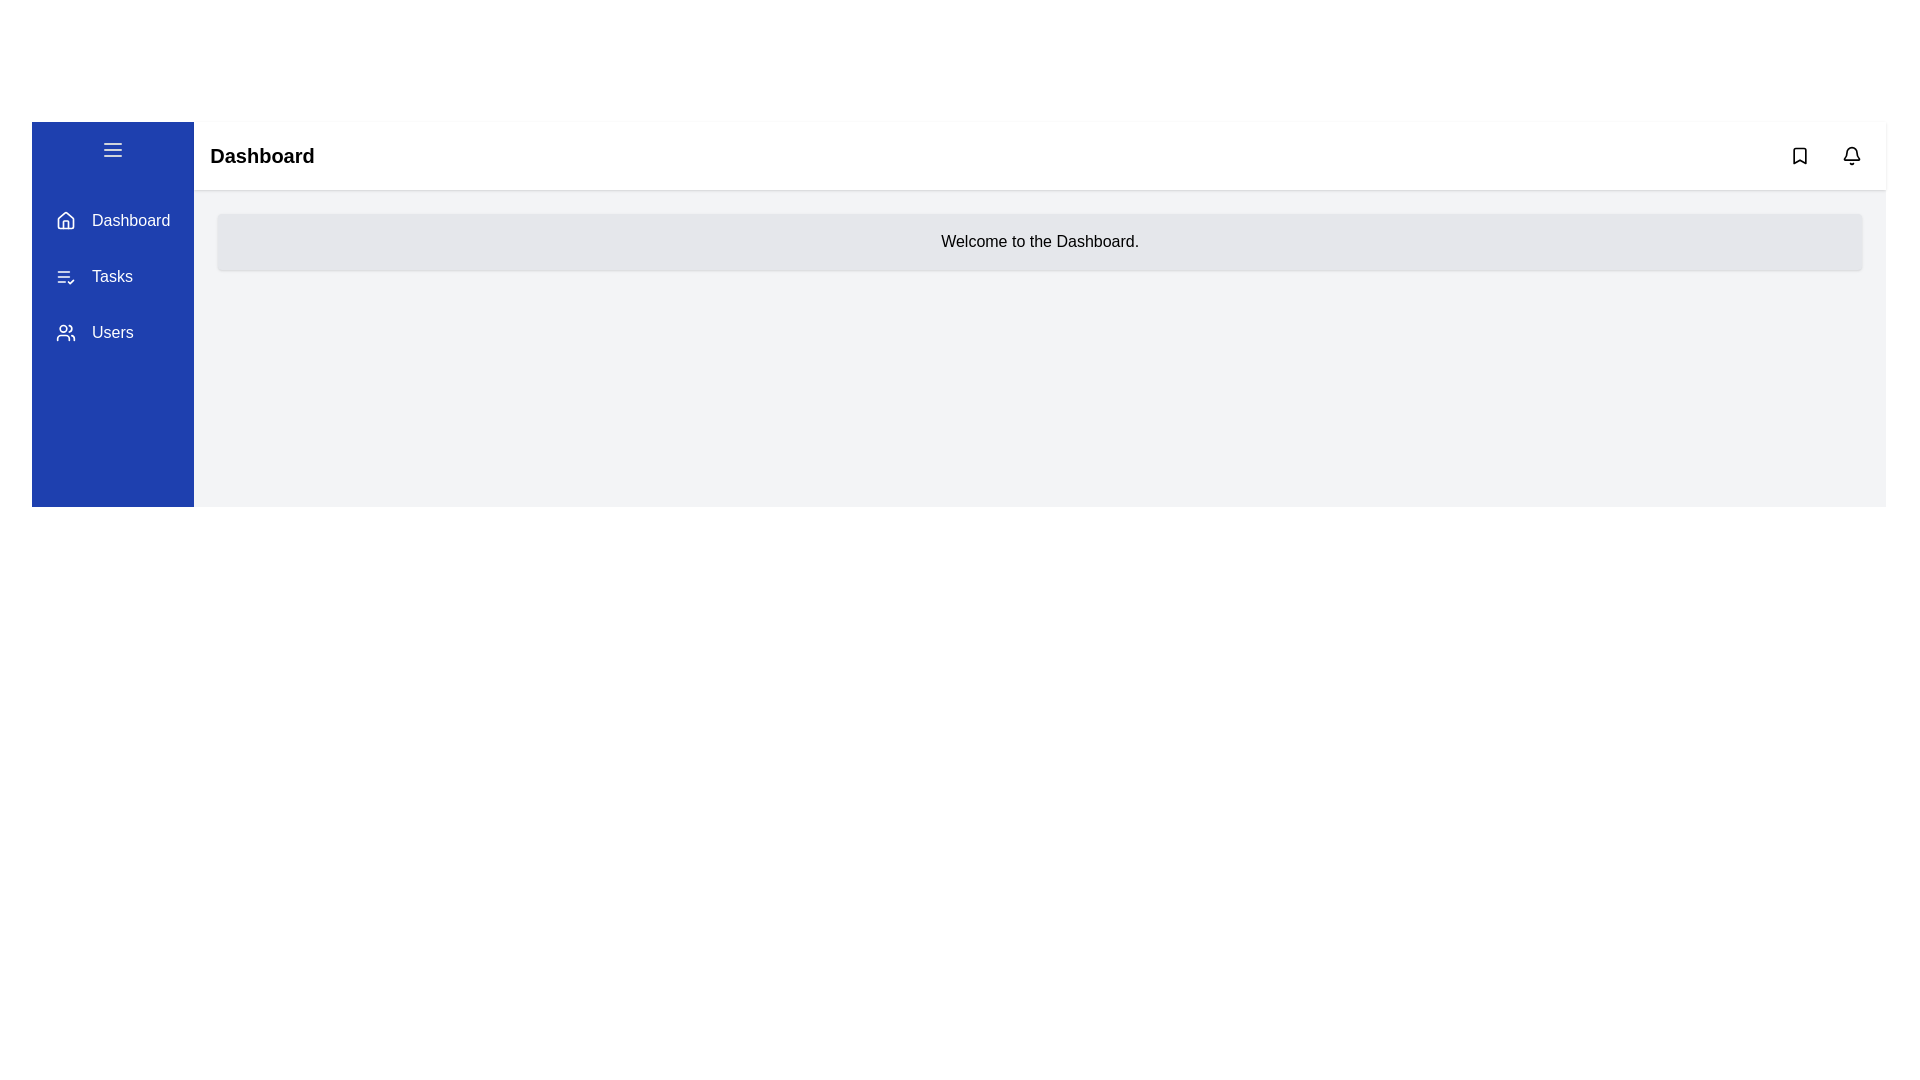 The height and width of the screenshot is (1080, 1920). What do you see at coordinates (93, 277) in the screenshot?
I see `the second button in the vertical list on the left side navigation menu` at bounding box center [93, 277].